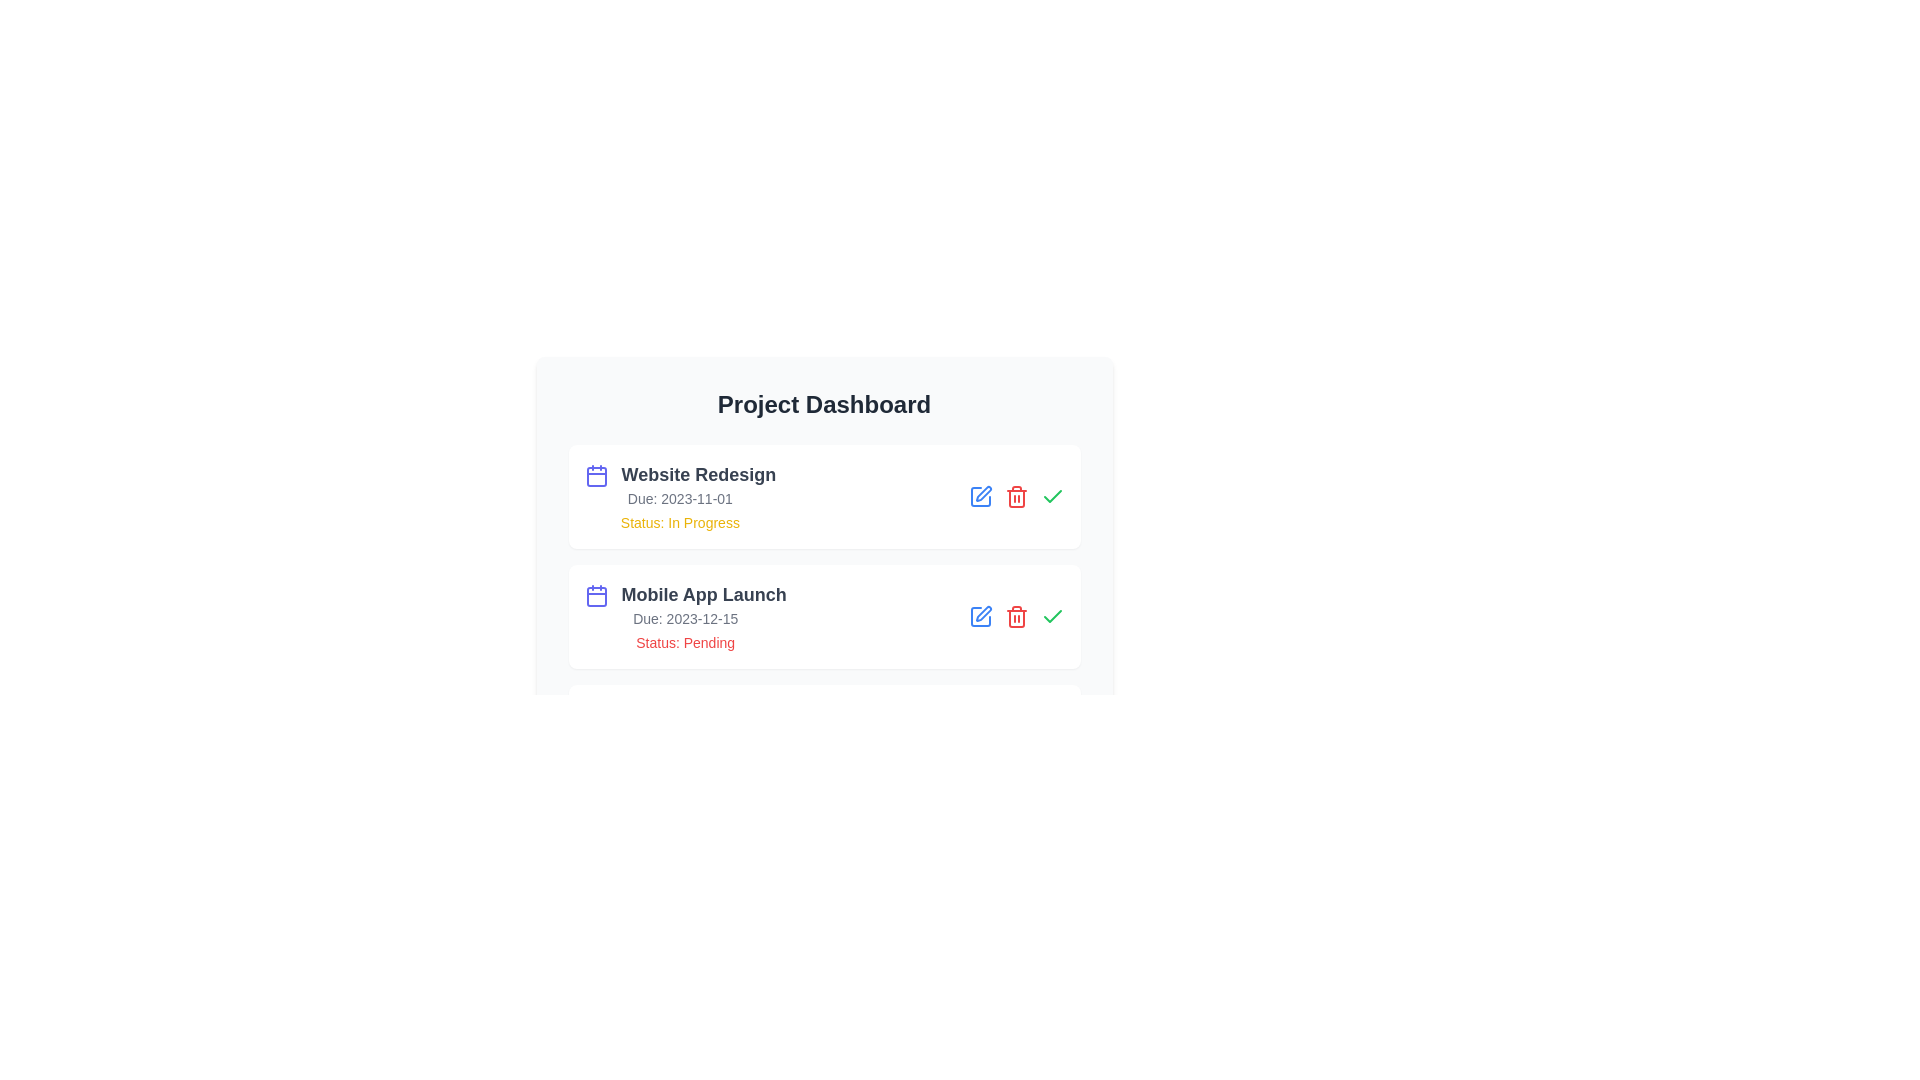 The image size is (1920, 1080). What do you see at coordinates (680, 474) in the screenshot?
I see `the text element Website Redesign to select it` at bounding box center [680, 474].